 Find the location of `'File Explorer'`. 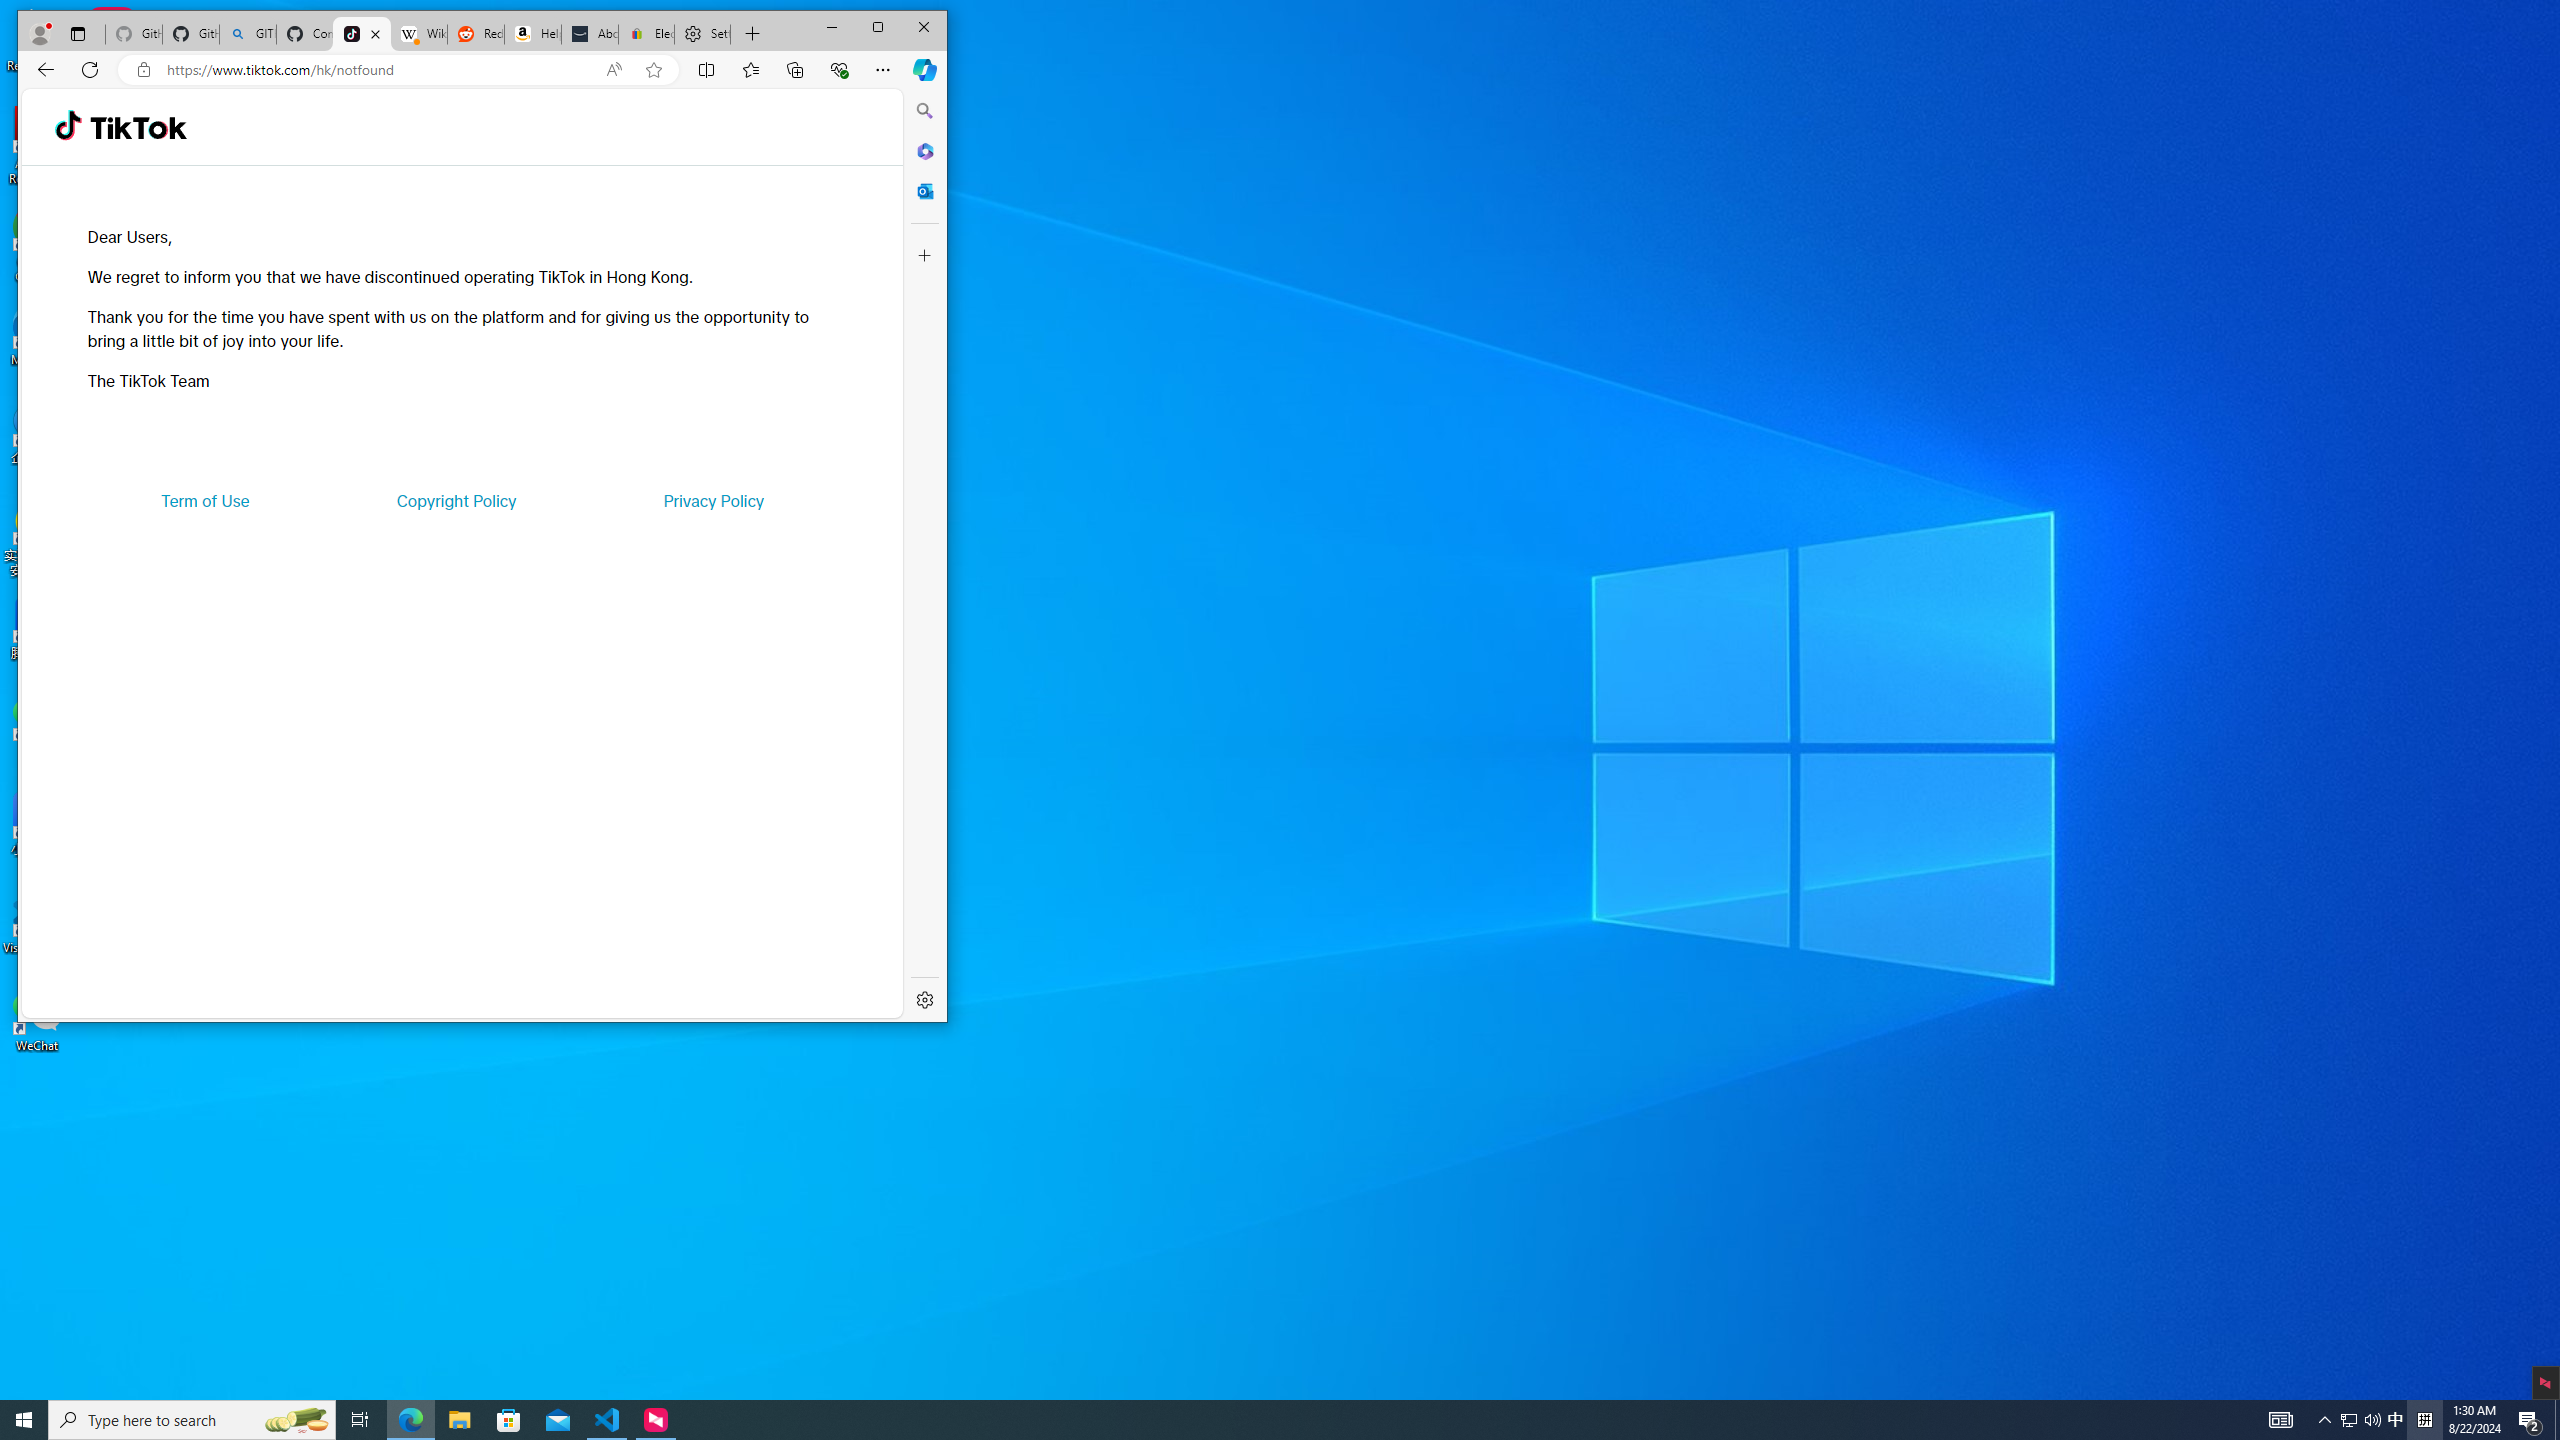

'File Explorer' is located at coordinates (458, 1418).